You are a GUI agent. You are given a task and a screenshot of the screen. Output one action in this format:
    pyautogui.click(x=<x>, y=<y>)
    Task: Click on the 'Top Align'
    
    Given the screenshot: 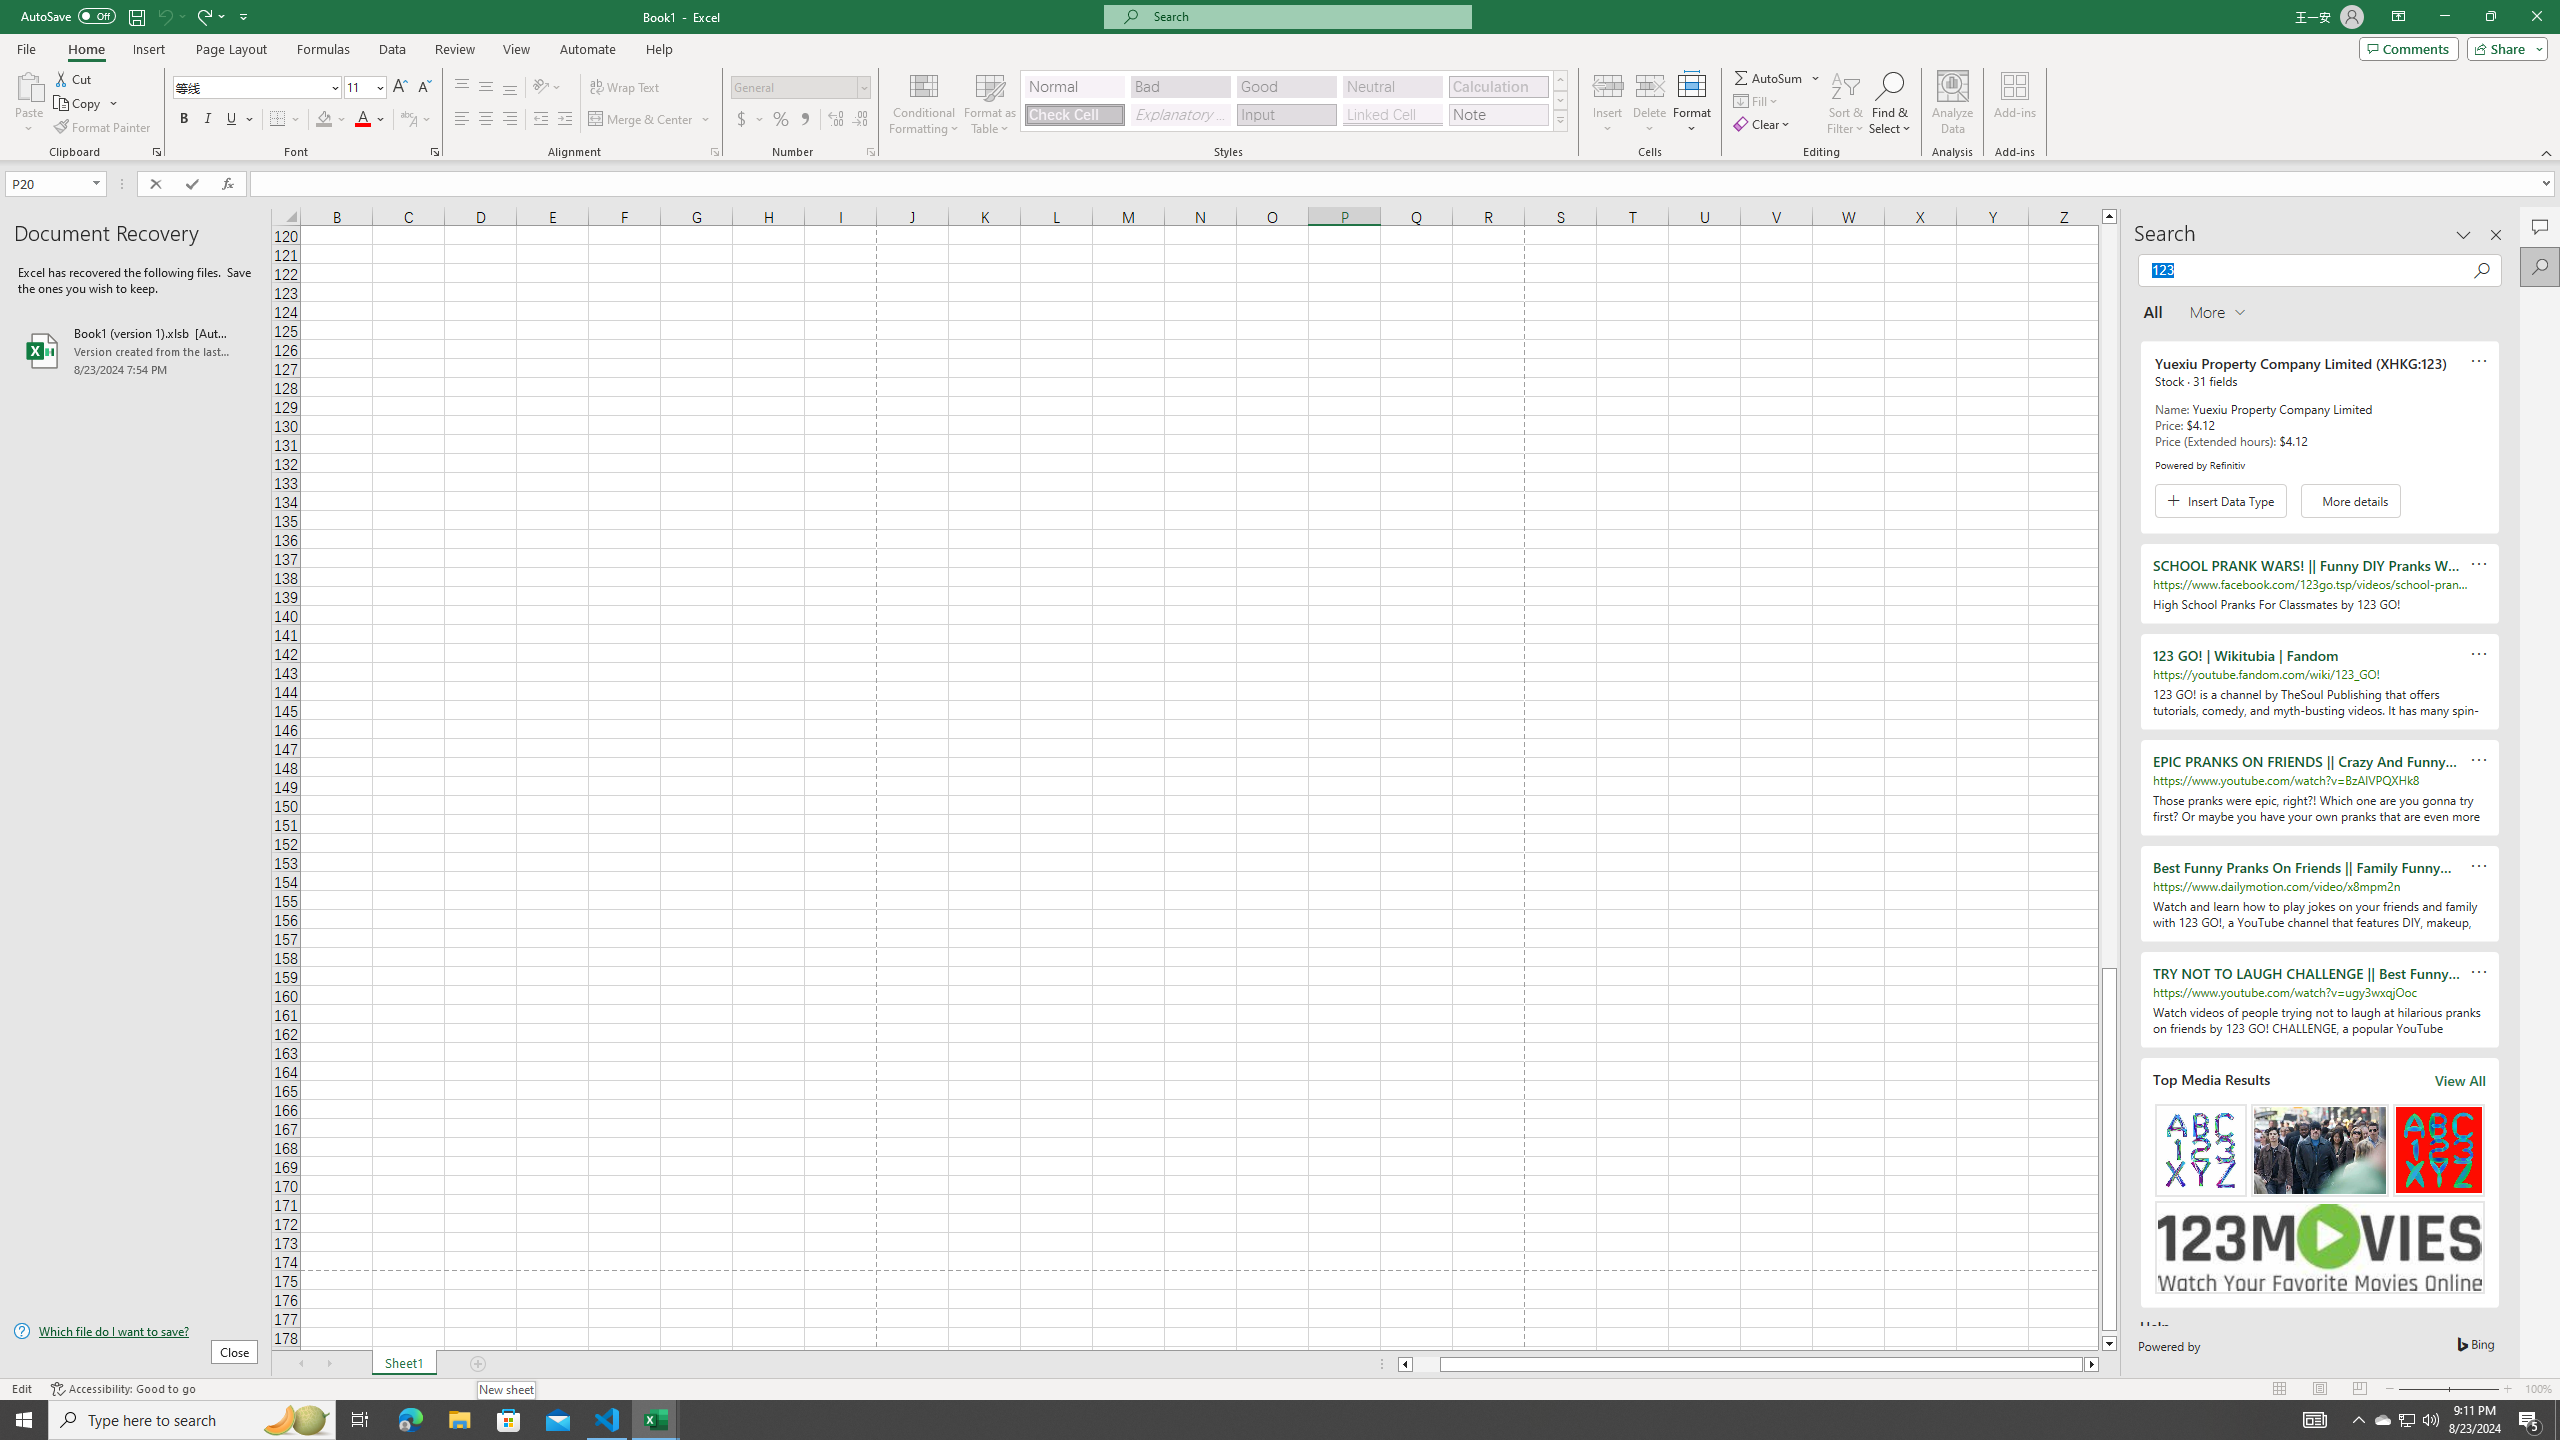 What is the action you would take?
    pyautogui.click(x=461, y=87)
    